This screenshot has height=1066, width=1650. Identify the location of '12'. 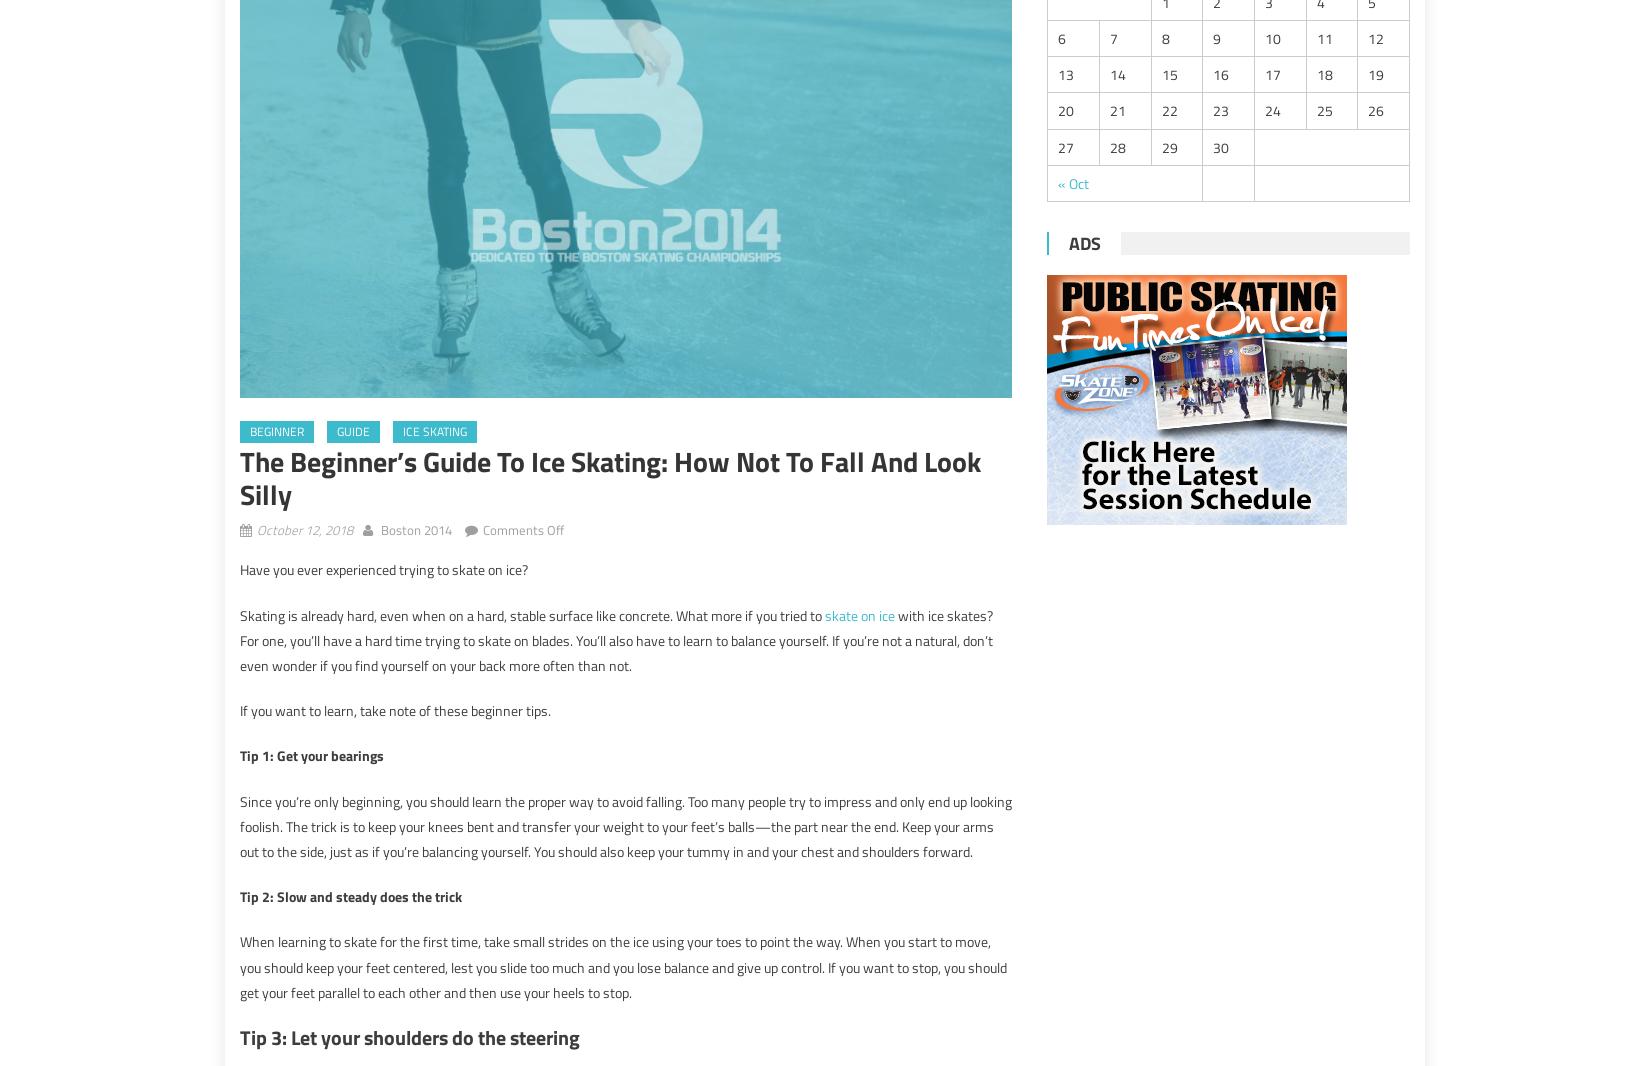
(1374, 37).